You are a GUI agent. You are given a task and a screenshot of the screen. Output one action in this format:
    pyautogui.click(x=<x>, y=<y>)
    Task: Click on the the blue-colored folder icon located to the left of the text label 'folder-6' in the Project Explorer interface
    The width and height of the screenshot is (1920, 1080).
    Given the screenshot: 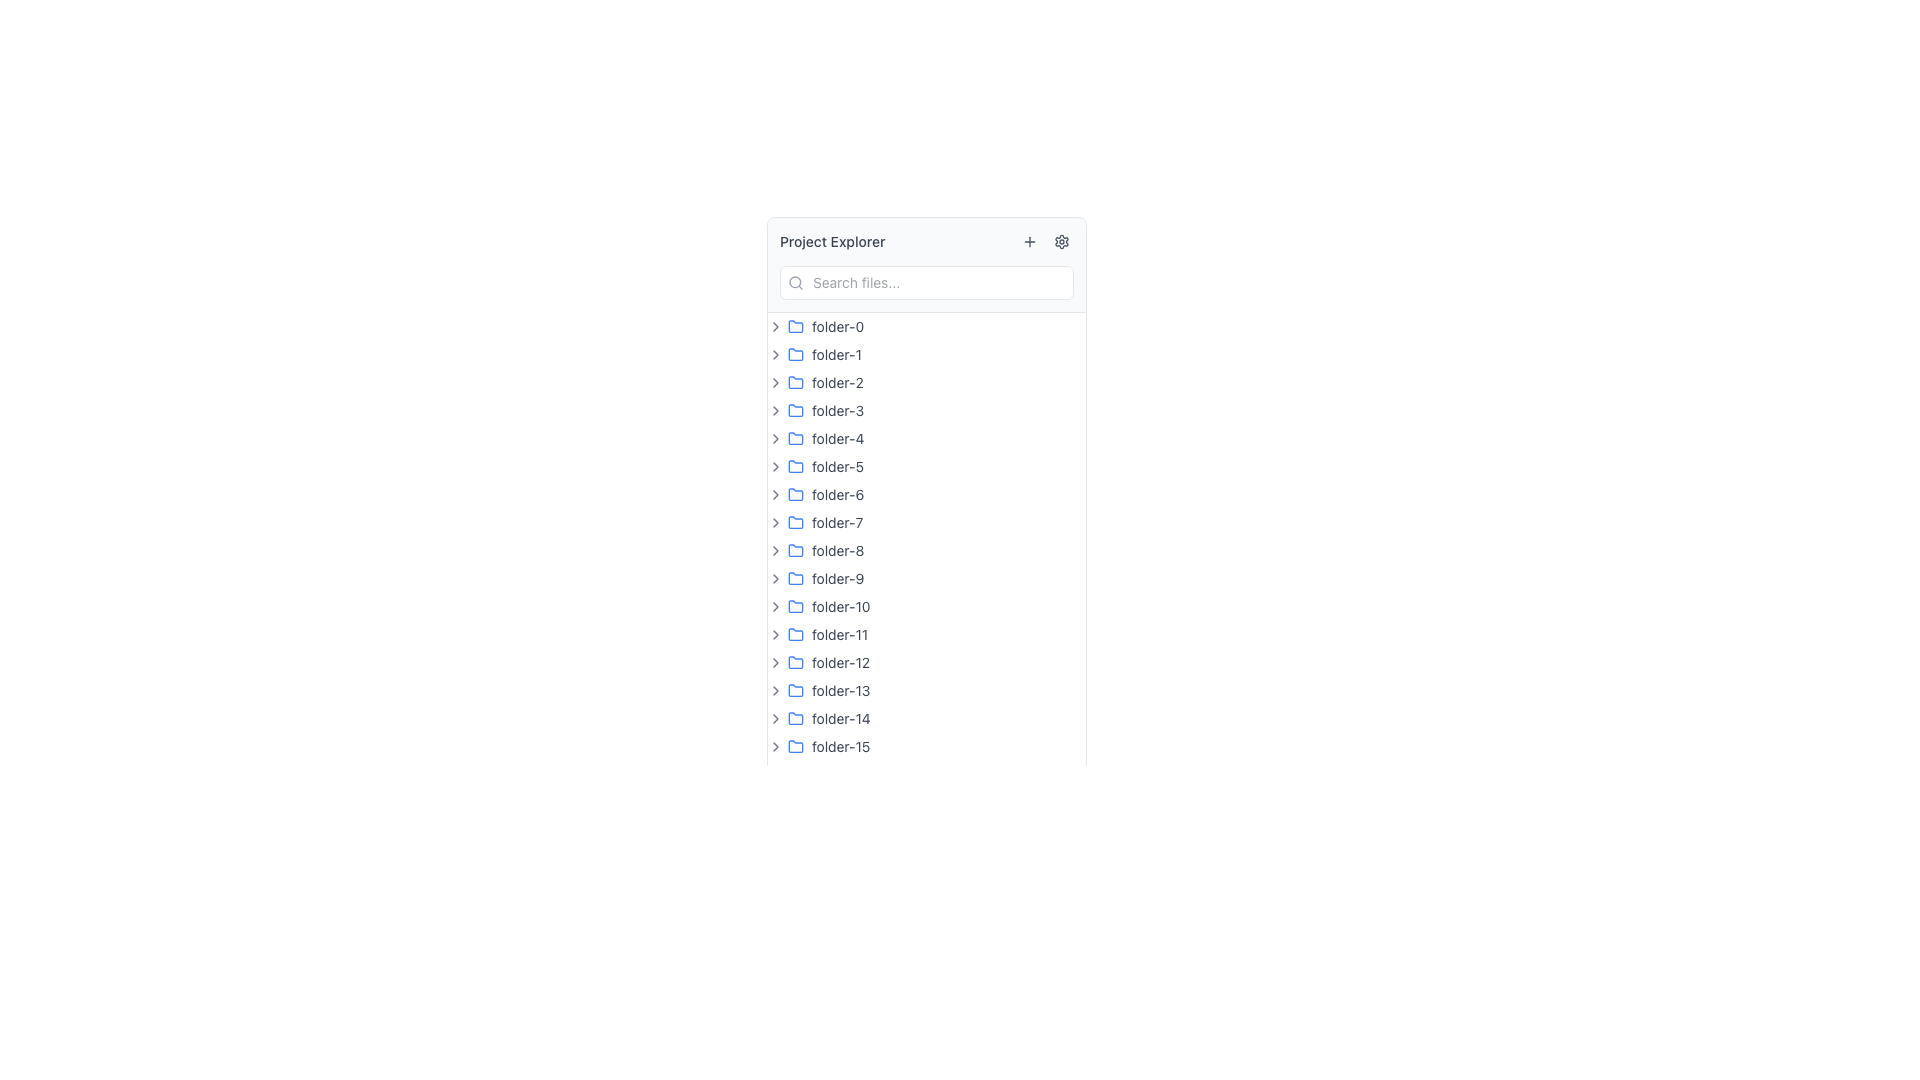 What is the action you would take?
    pyautogui.click(x=795, y=494)
    